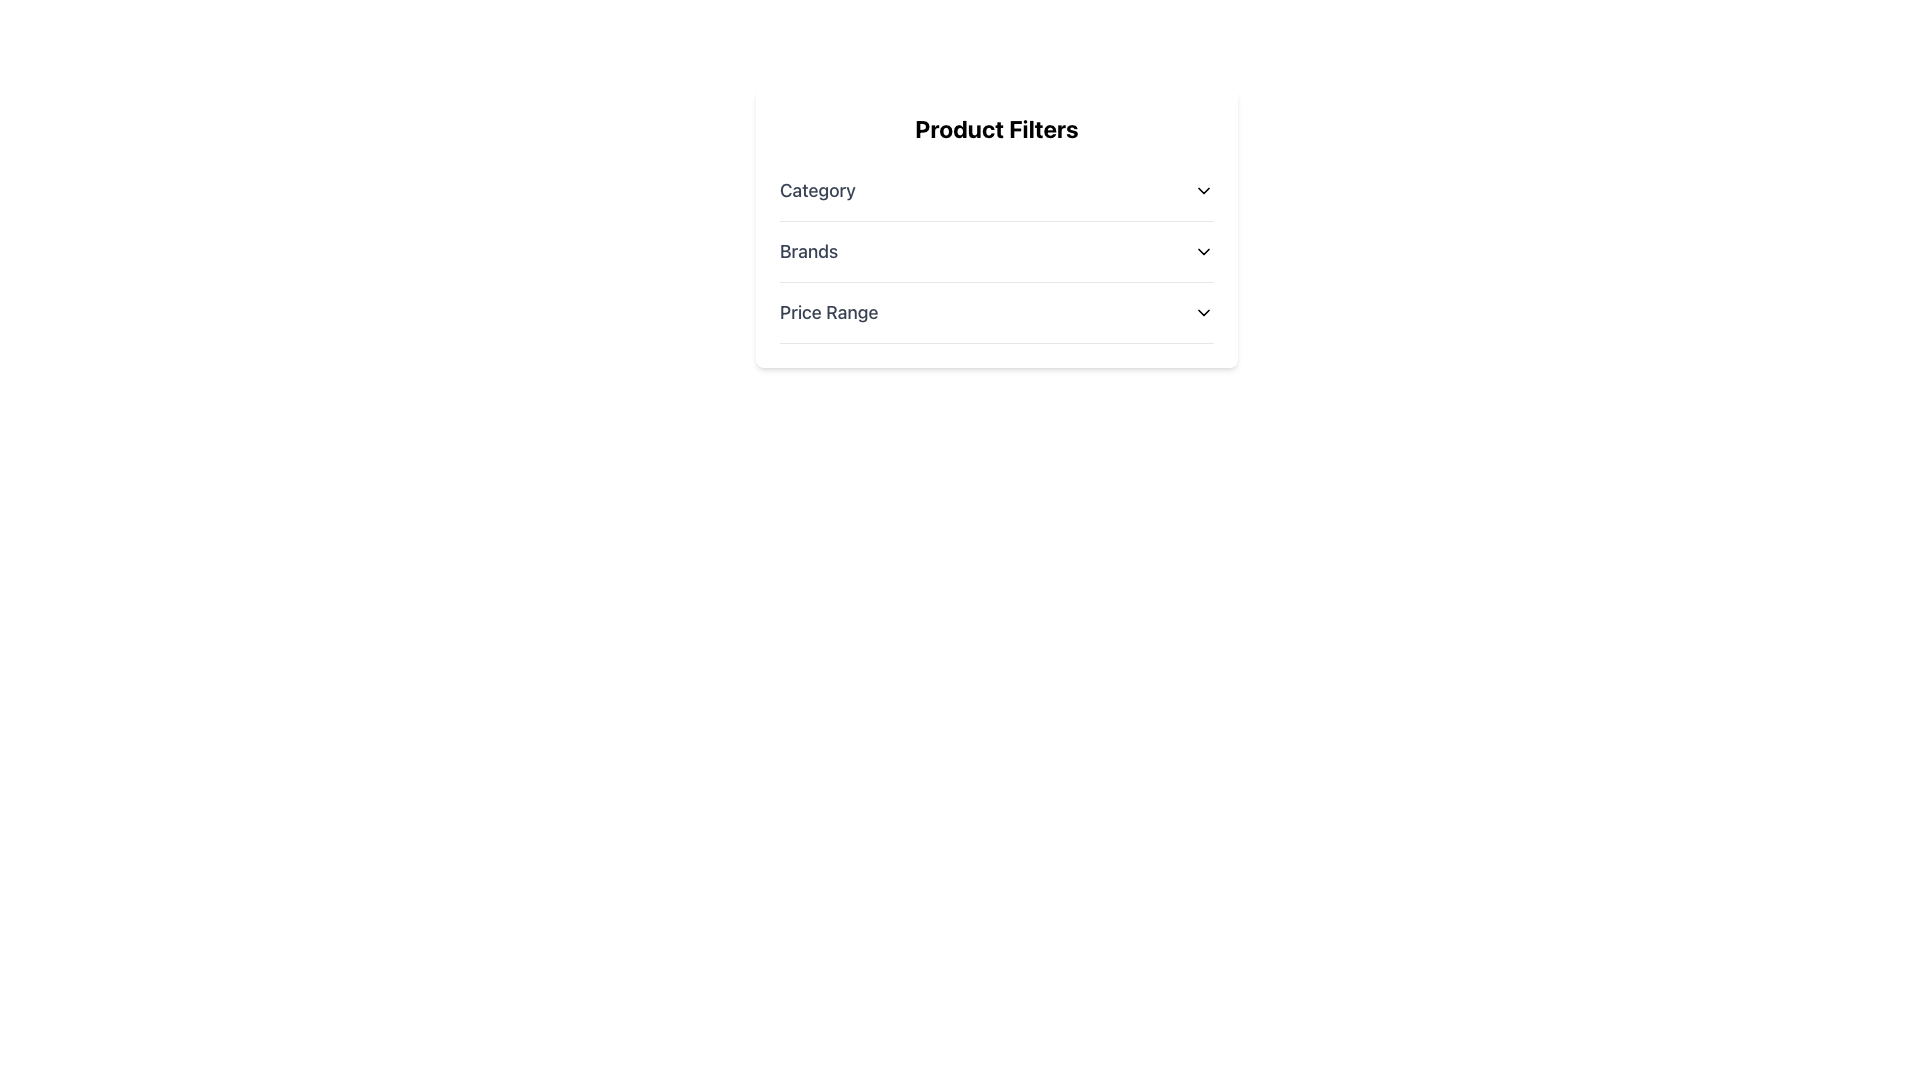 The image size is (1920, 1080). What do you see at coordinates (997, 251) in the screenshot?
I see `the 'Brands' dropdown menu trigger, which is the second row in the vertical list of categories within the 'Product Filters' section` at bounding box center [997, 251].